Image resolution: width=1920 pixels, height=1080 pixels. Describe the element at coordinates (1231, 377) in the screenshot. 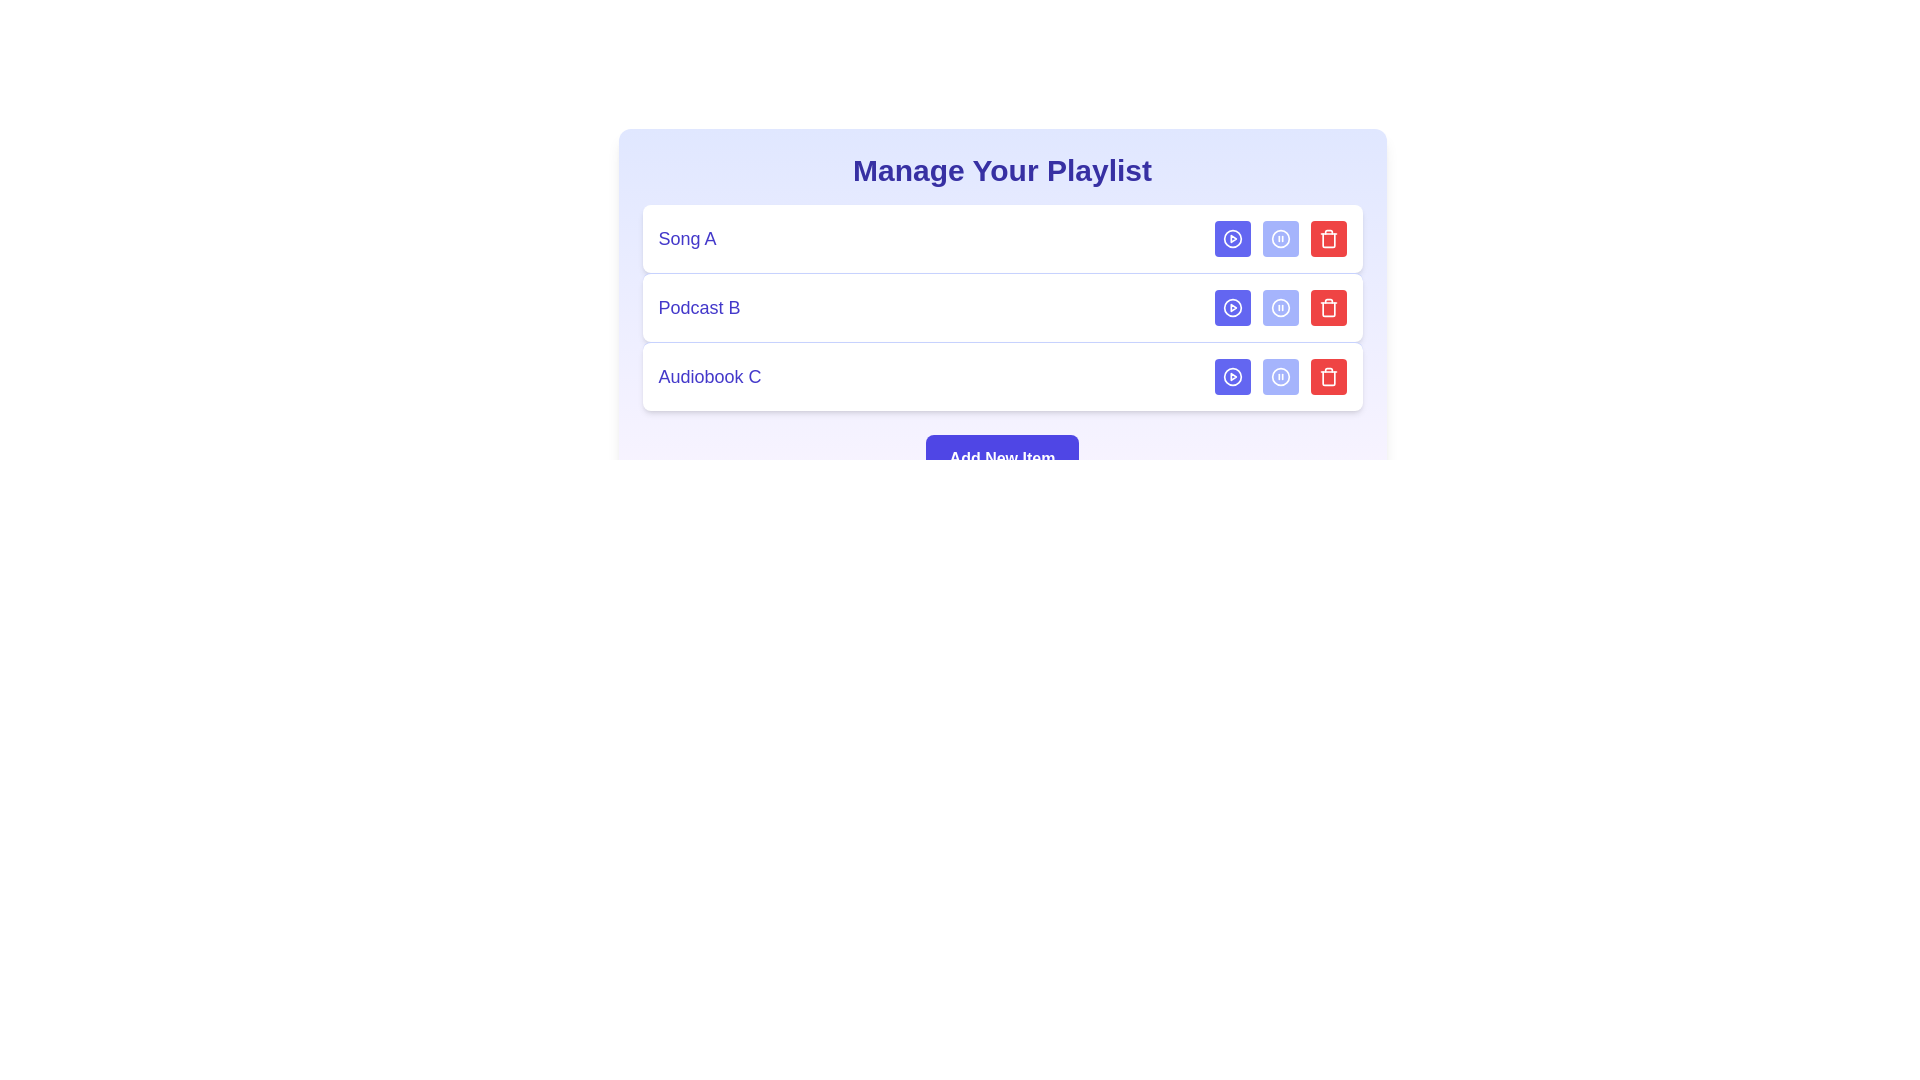

I see `'Play' button for the media item Audiobook C` at that location.